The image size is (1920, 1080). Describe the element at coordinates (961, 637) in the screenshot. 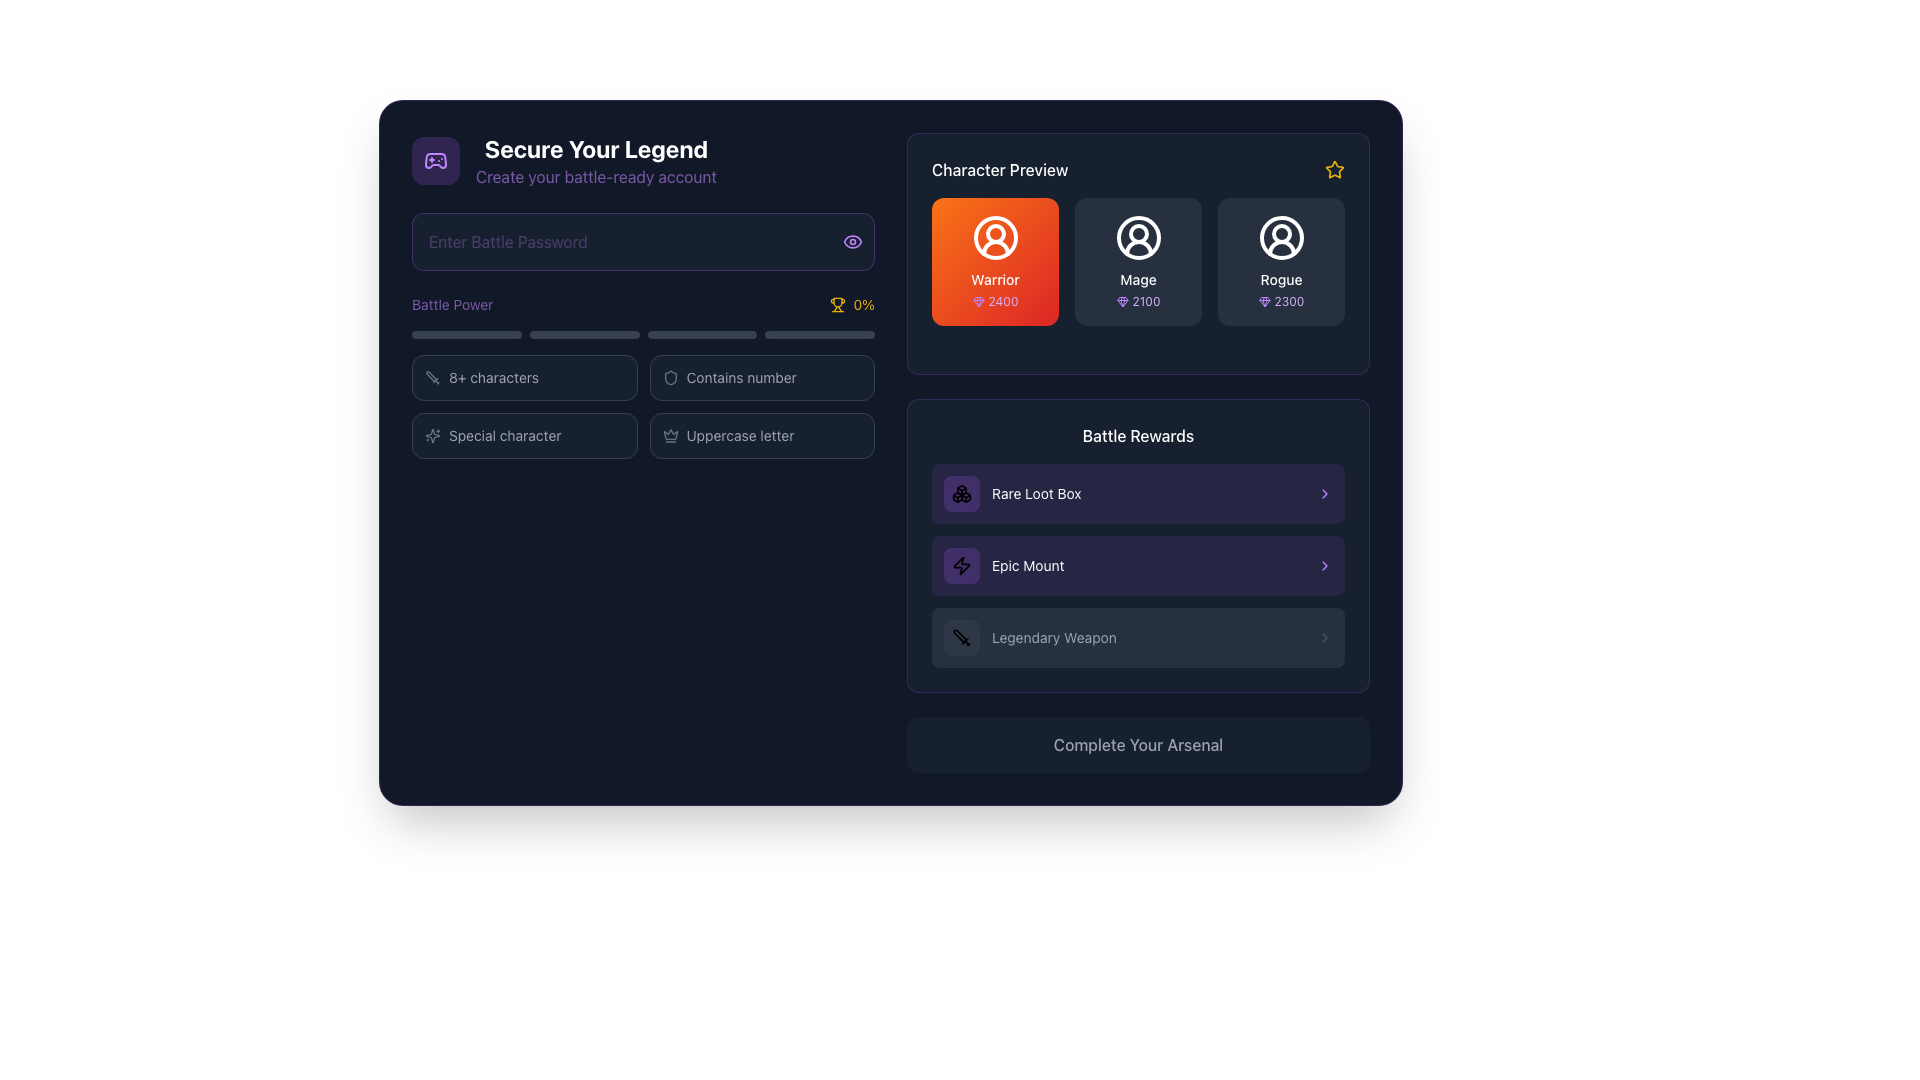

I see `the leftmost icon representing the 'Legendary Weapon' reward in the 'Battle Rewards' section of the right panel` at that location.